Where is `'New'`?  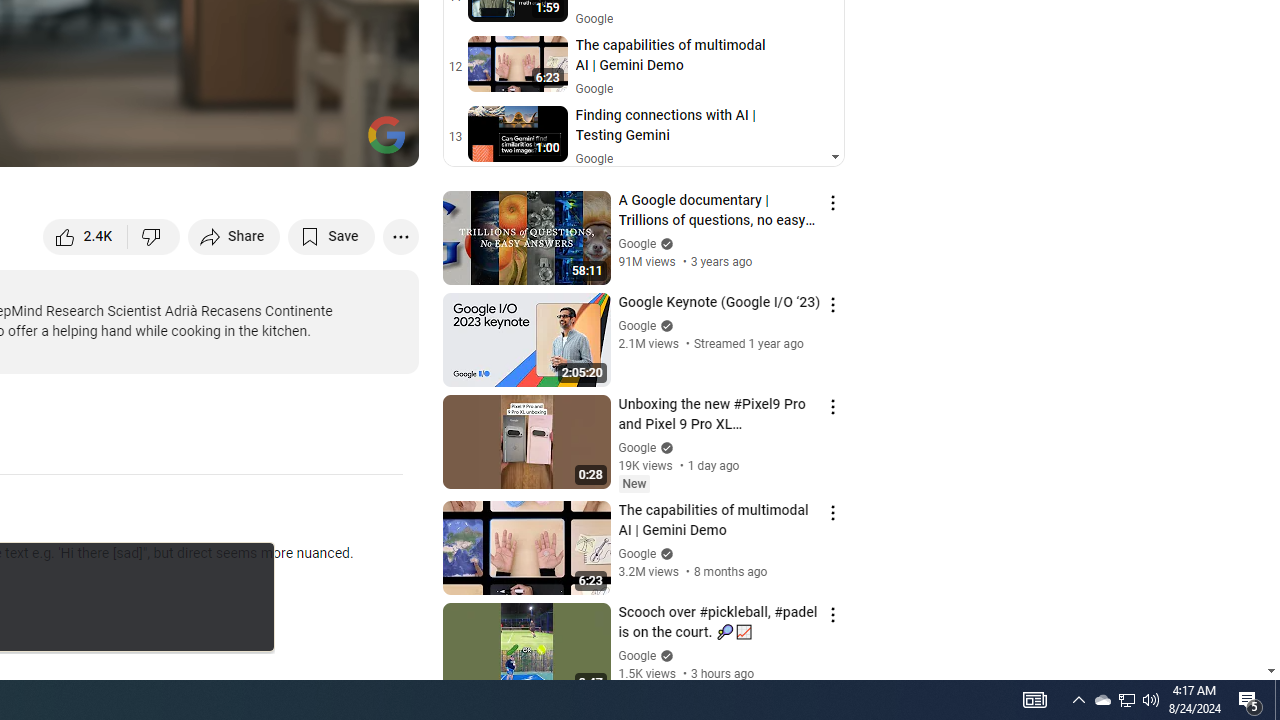 'New' is located at coordinates (633, 484).